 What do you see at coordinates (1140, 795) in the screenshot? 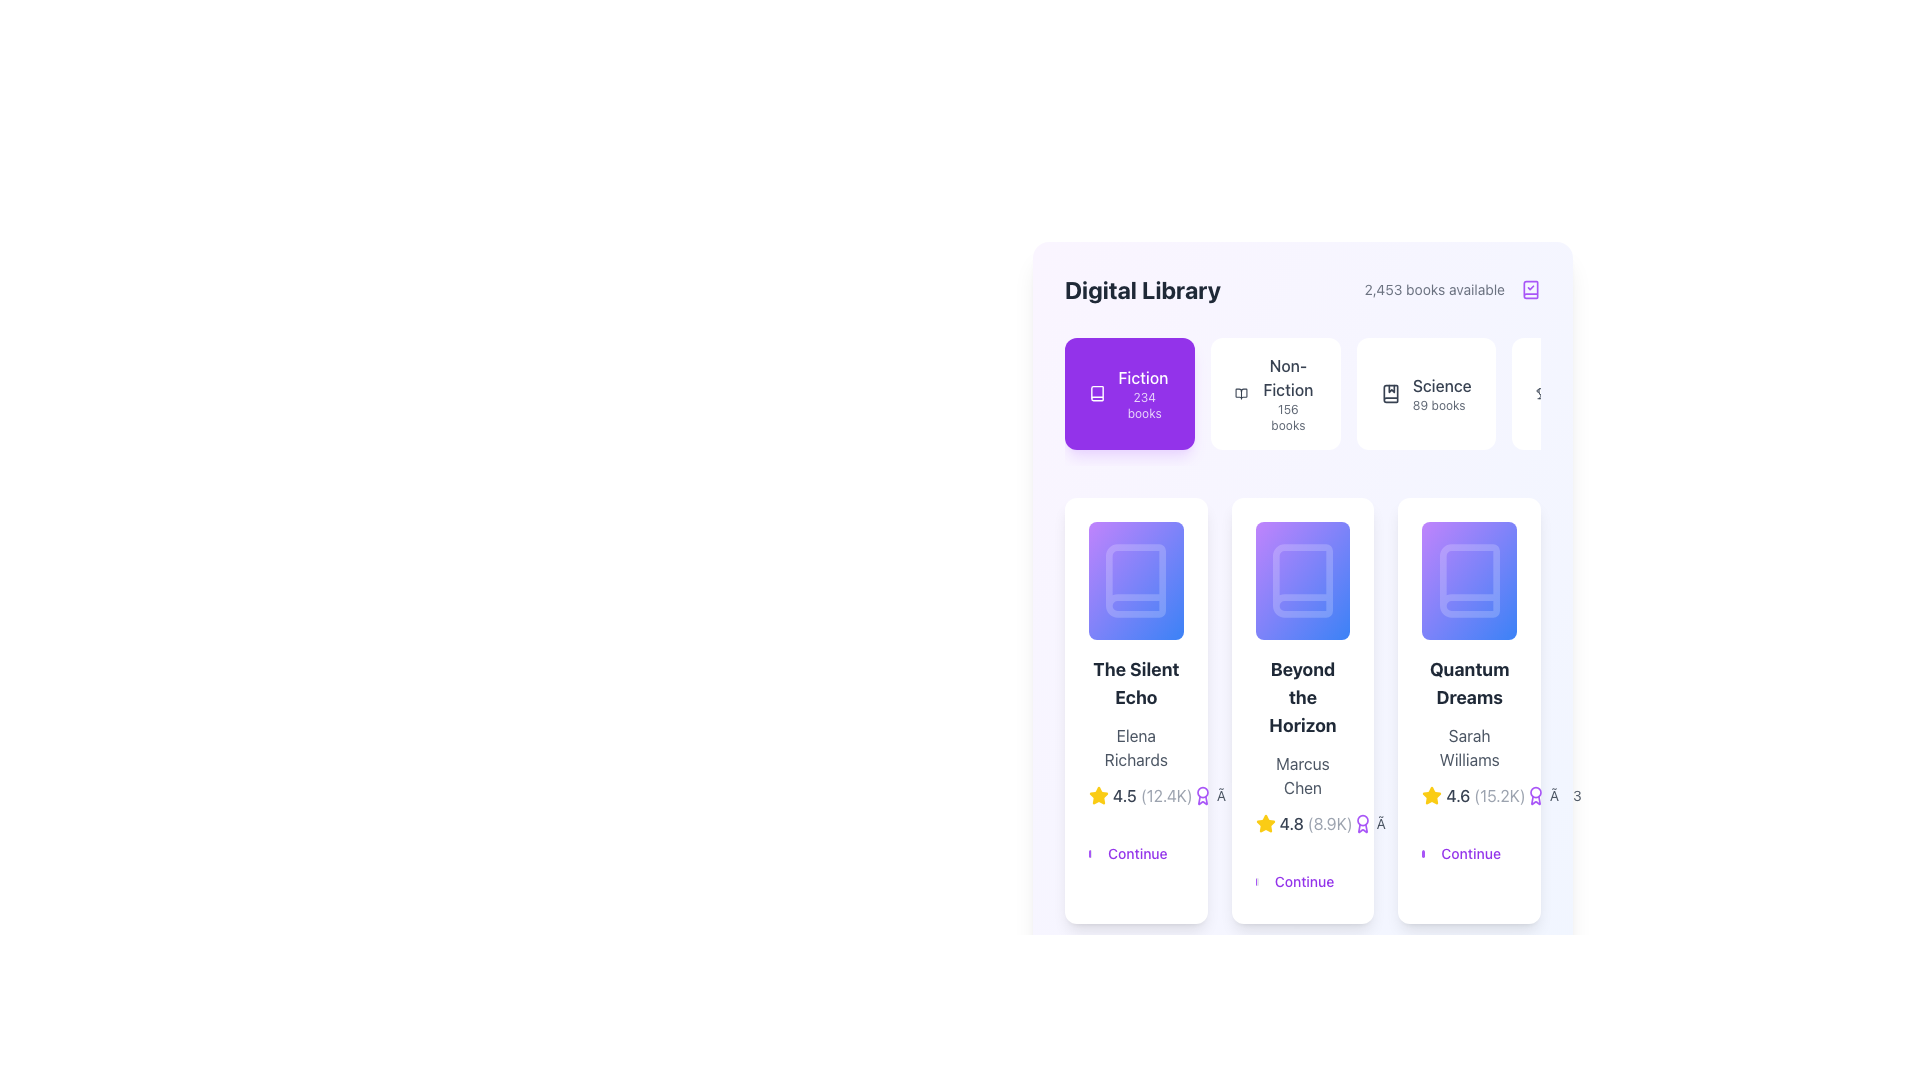
I see `the rating display showing '4.5' stars and '(12.4K)' reviews under the 'Fiction' category in the first card titled 'The Silent Echo' by Elena Richards` at bounding box center [1140, 795].